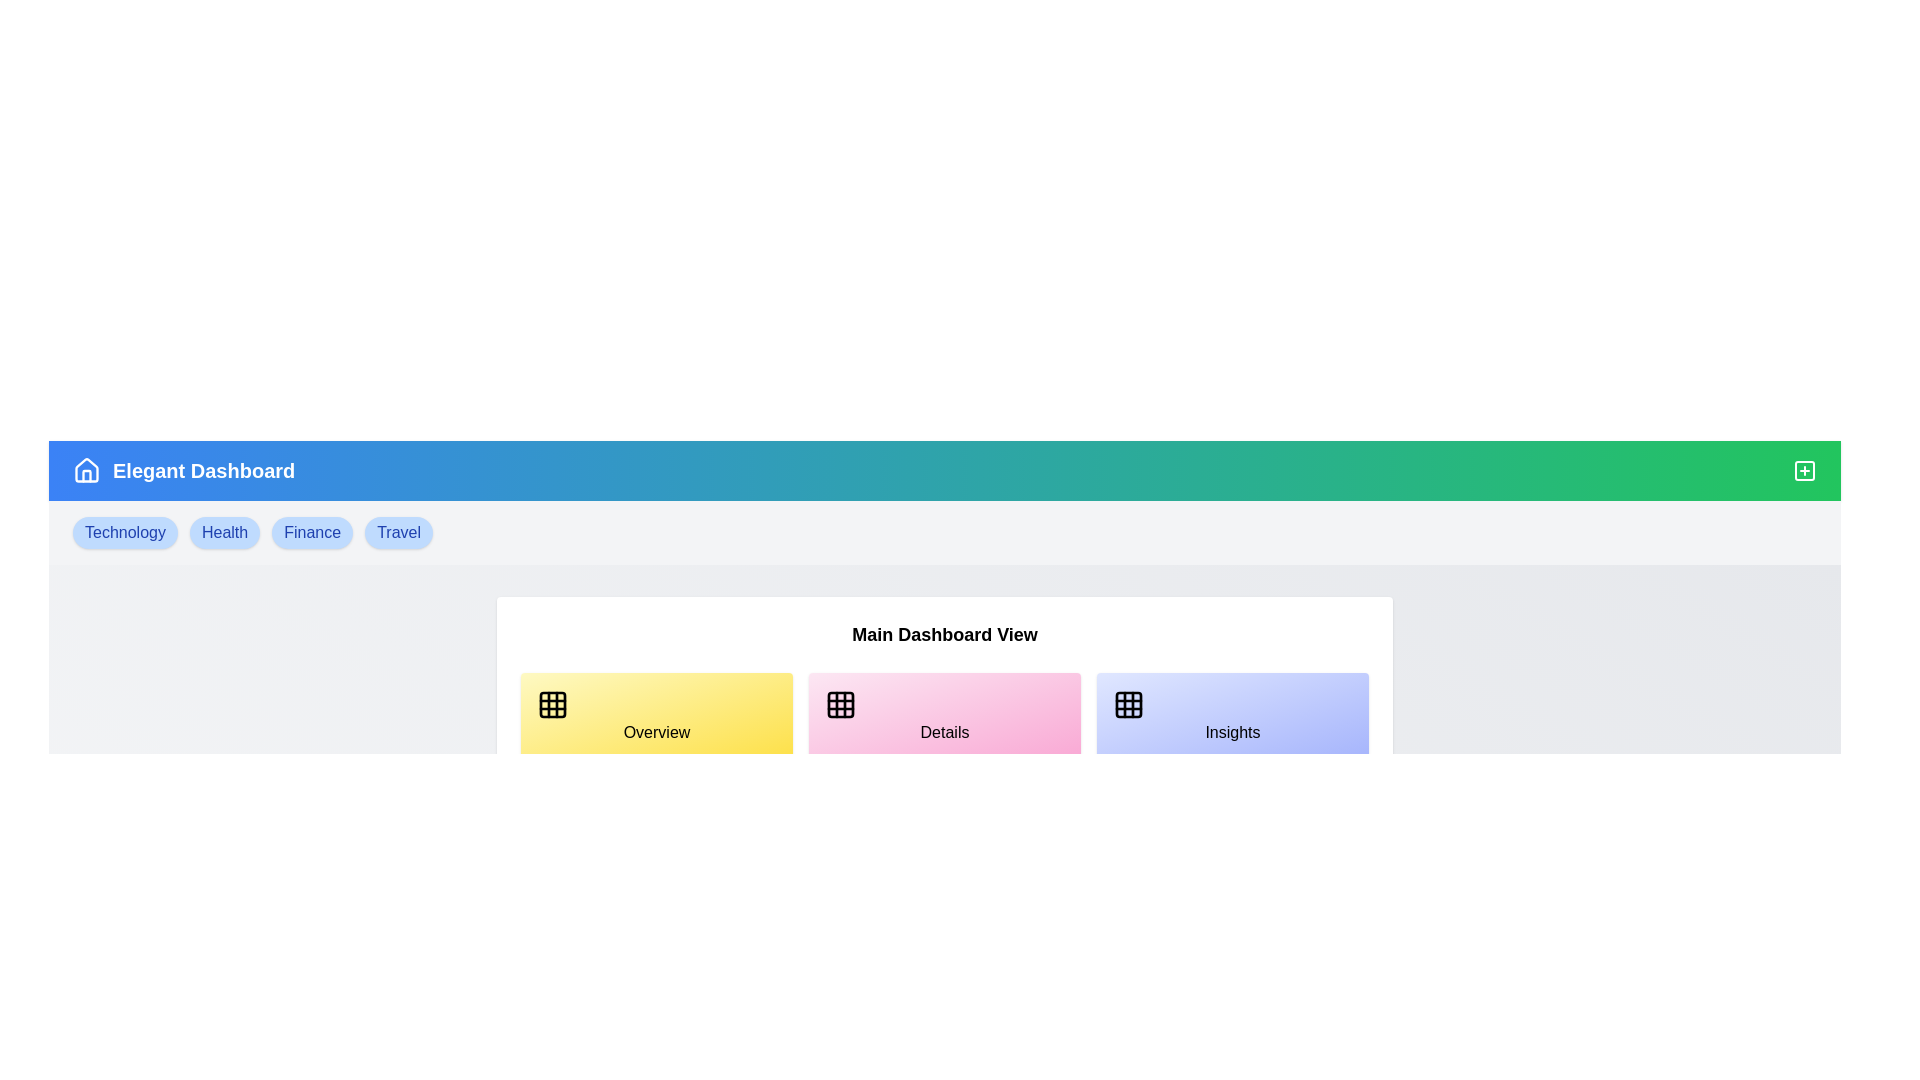 The height and width of the screenshot is (1080, 1920). I want to click on the home icon to navigate, so click(85, 470).